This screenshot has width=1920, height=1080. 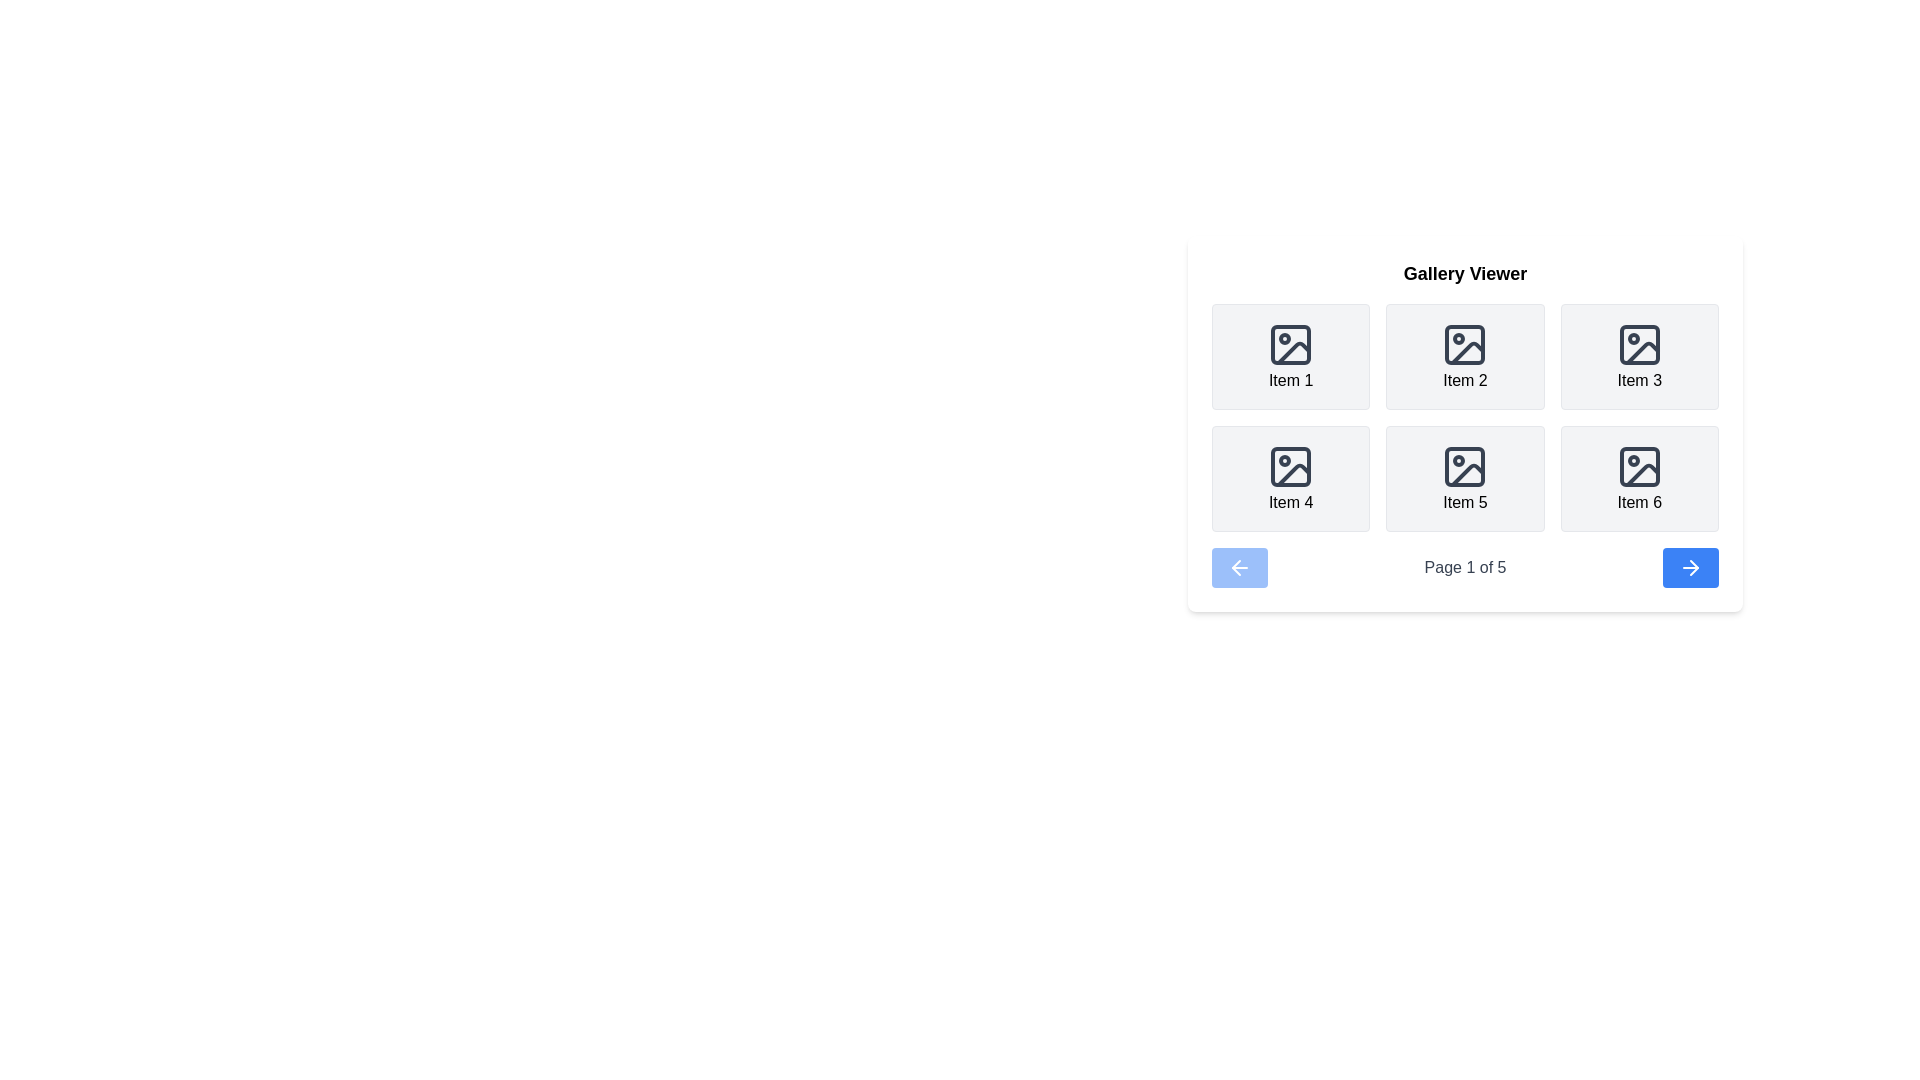 What do you see at coordinates (1689, 567) in the screenshot?
I see `the navigation arrow icon located at the bottom-right corner of the Gallery Viewer interface` at bounding box center [1689, 567].